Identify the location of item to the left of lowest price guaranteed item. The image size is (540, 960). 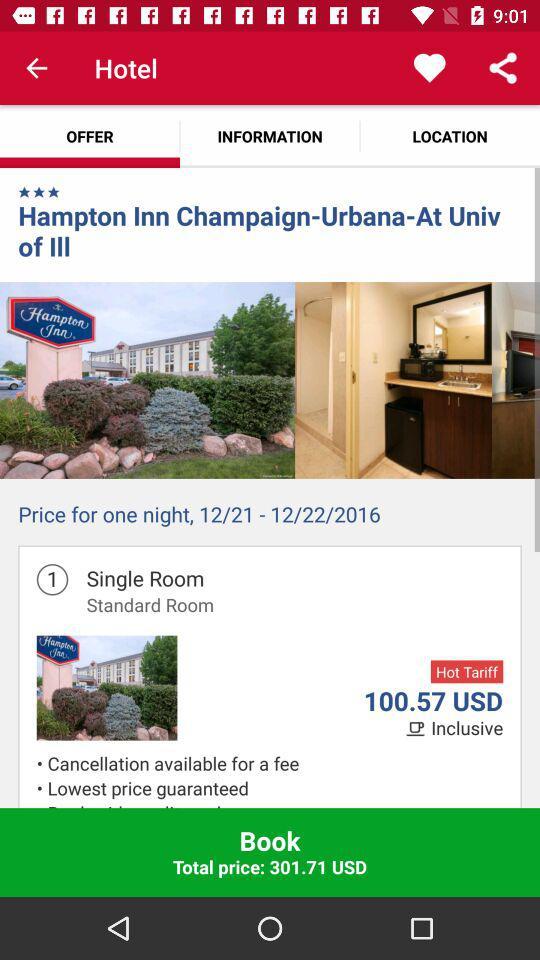
(42, 804).